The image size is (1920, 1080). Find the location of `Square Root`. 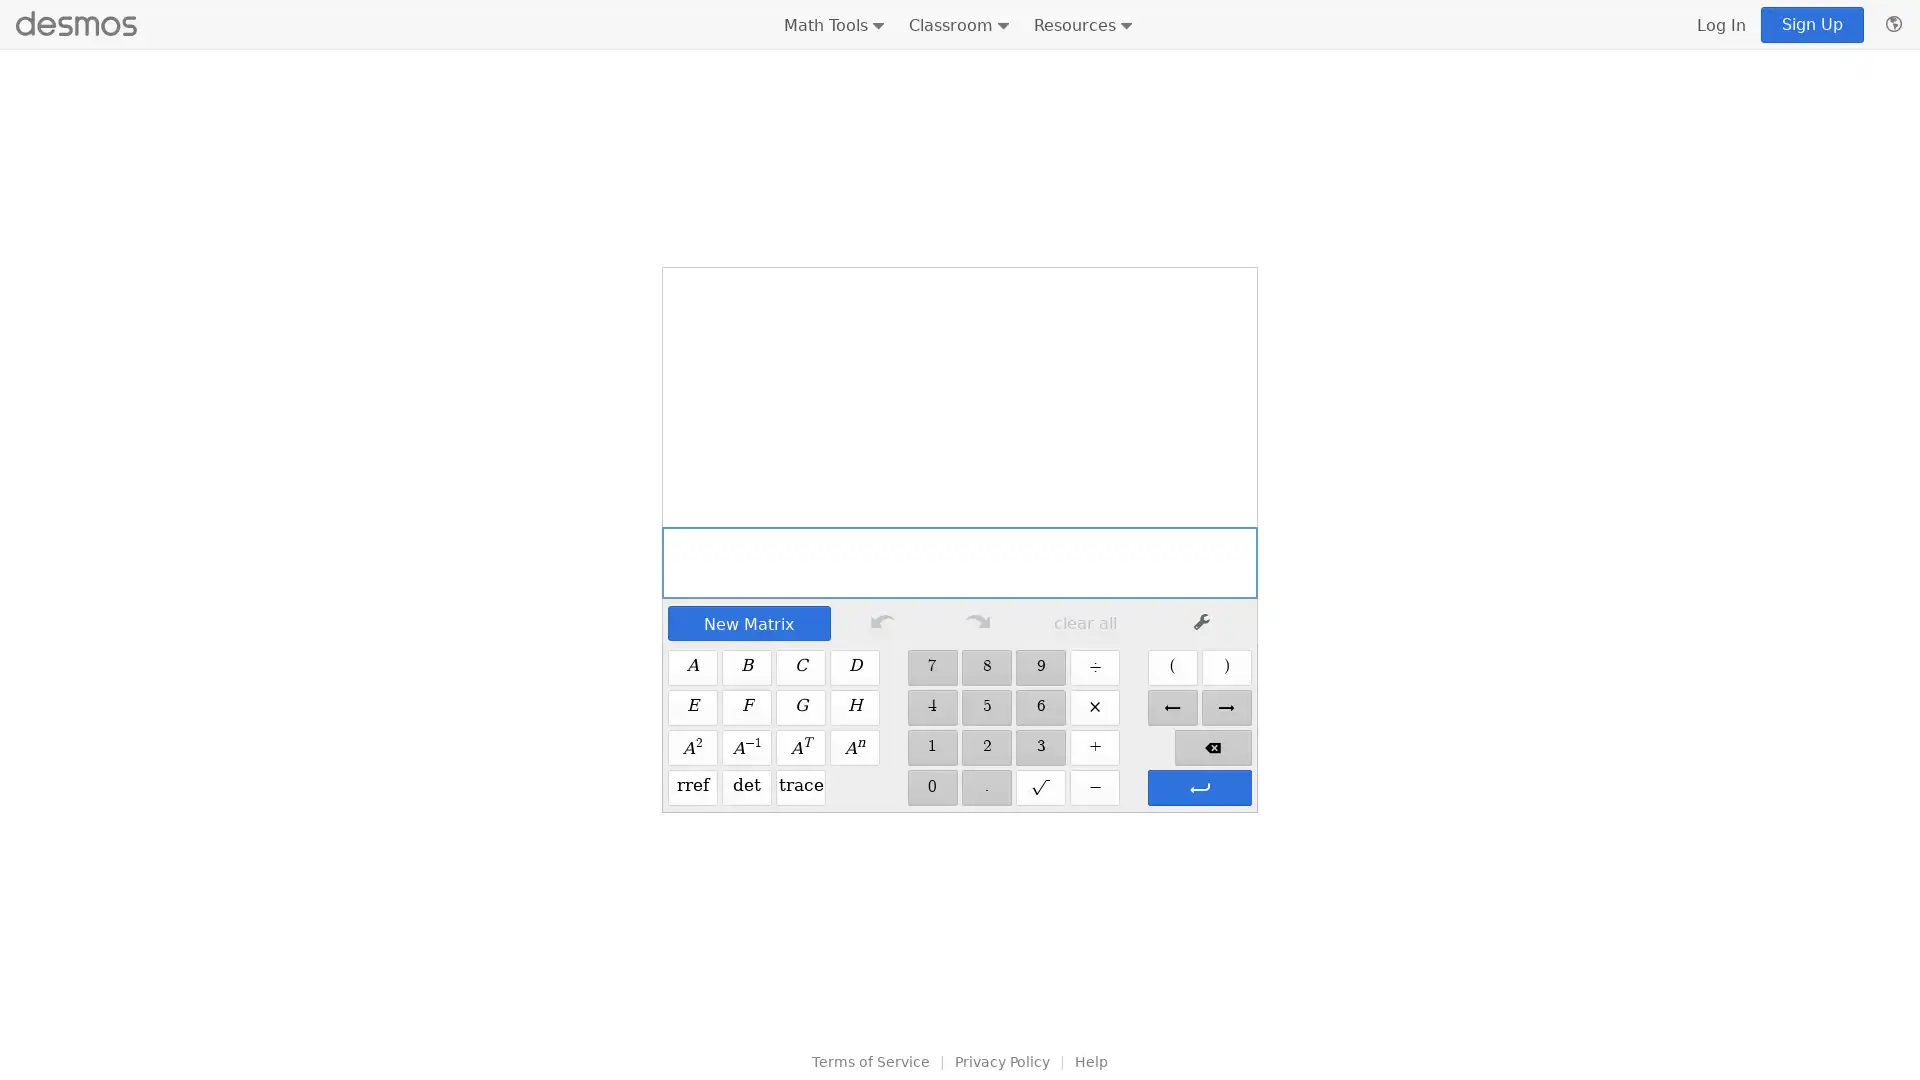

Square Root is located at coordinates (1040, 786).